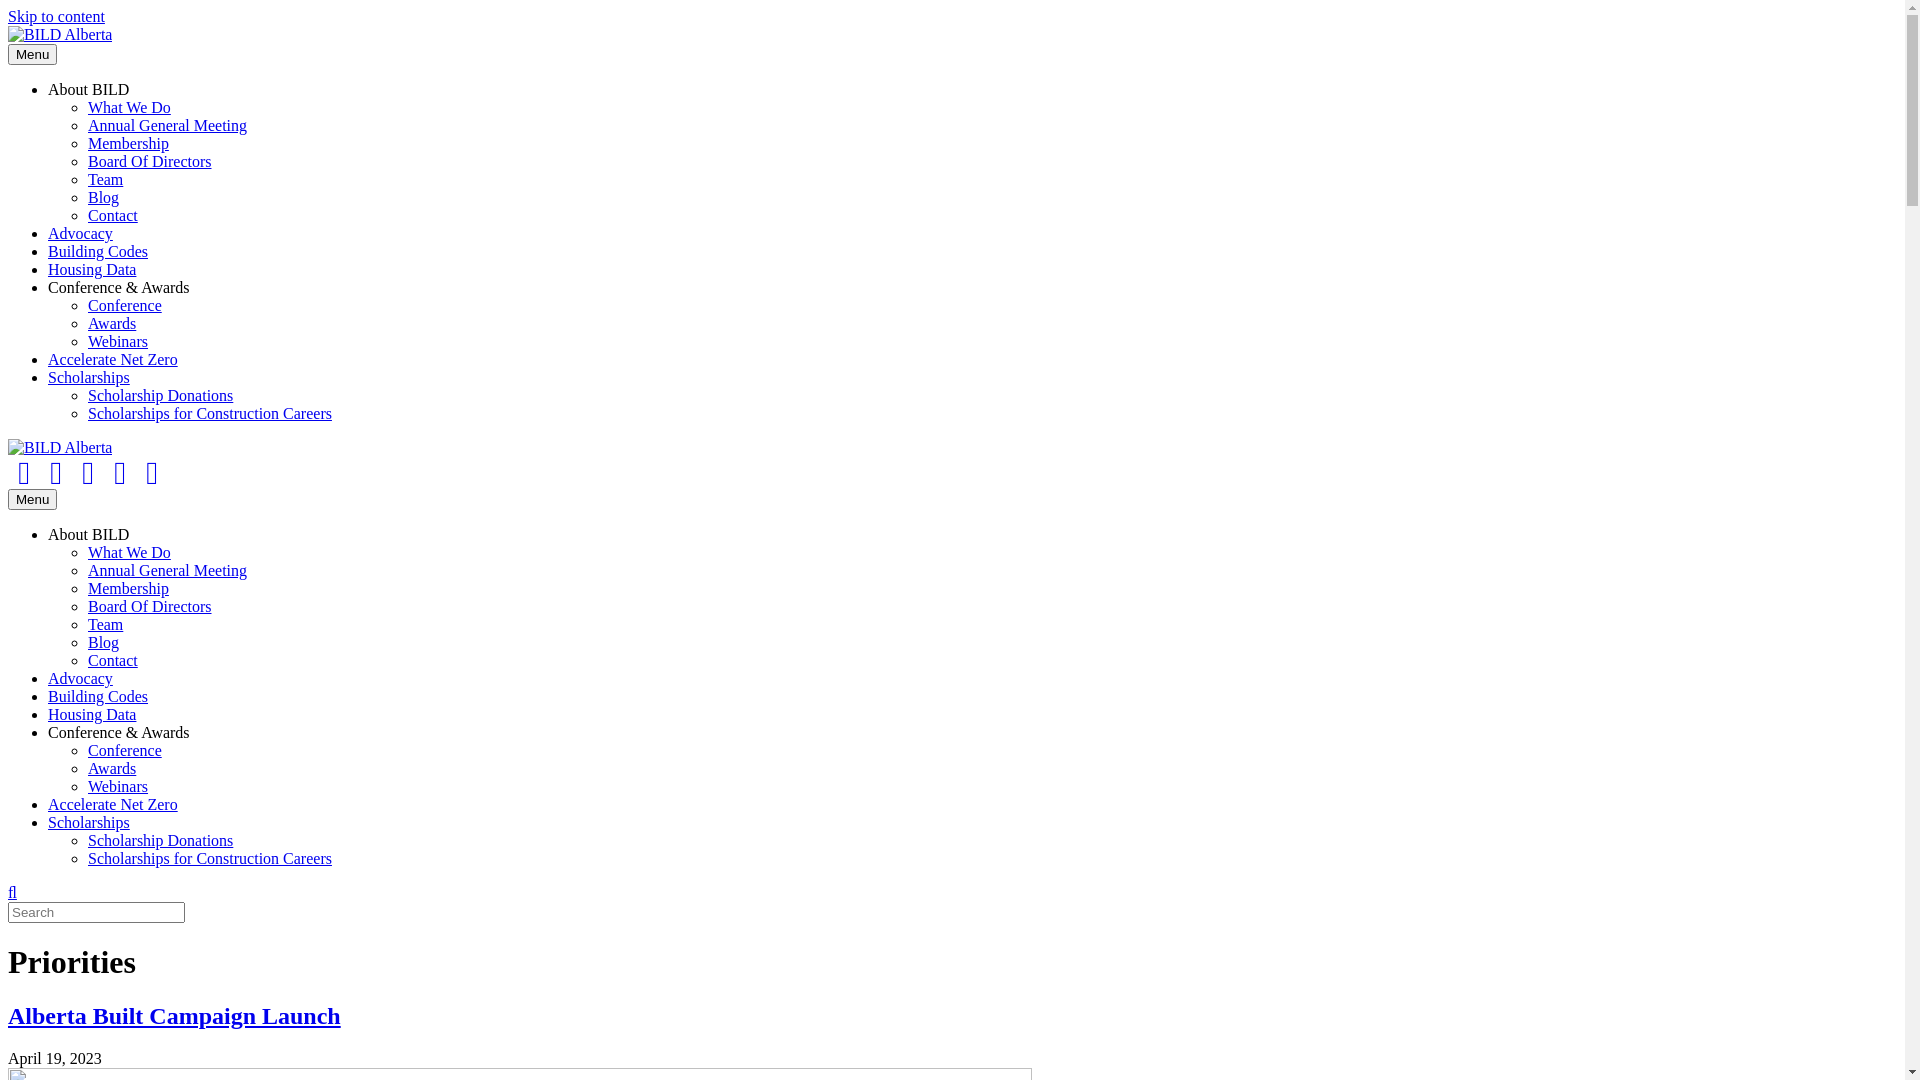 This screenshot has width=1920, height=1080. I want to click on 'Instagram', so click(119, 473).